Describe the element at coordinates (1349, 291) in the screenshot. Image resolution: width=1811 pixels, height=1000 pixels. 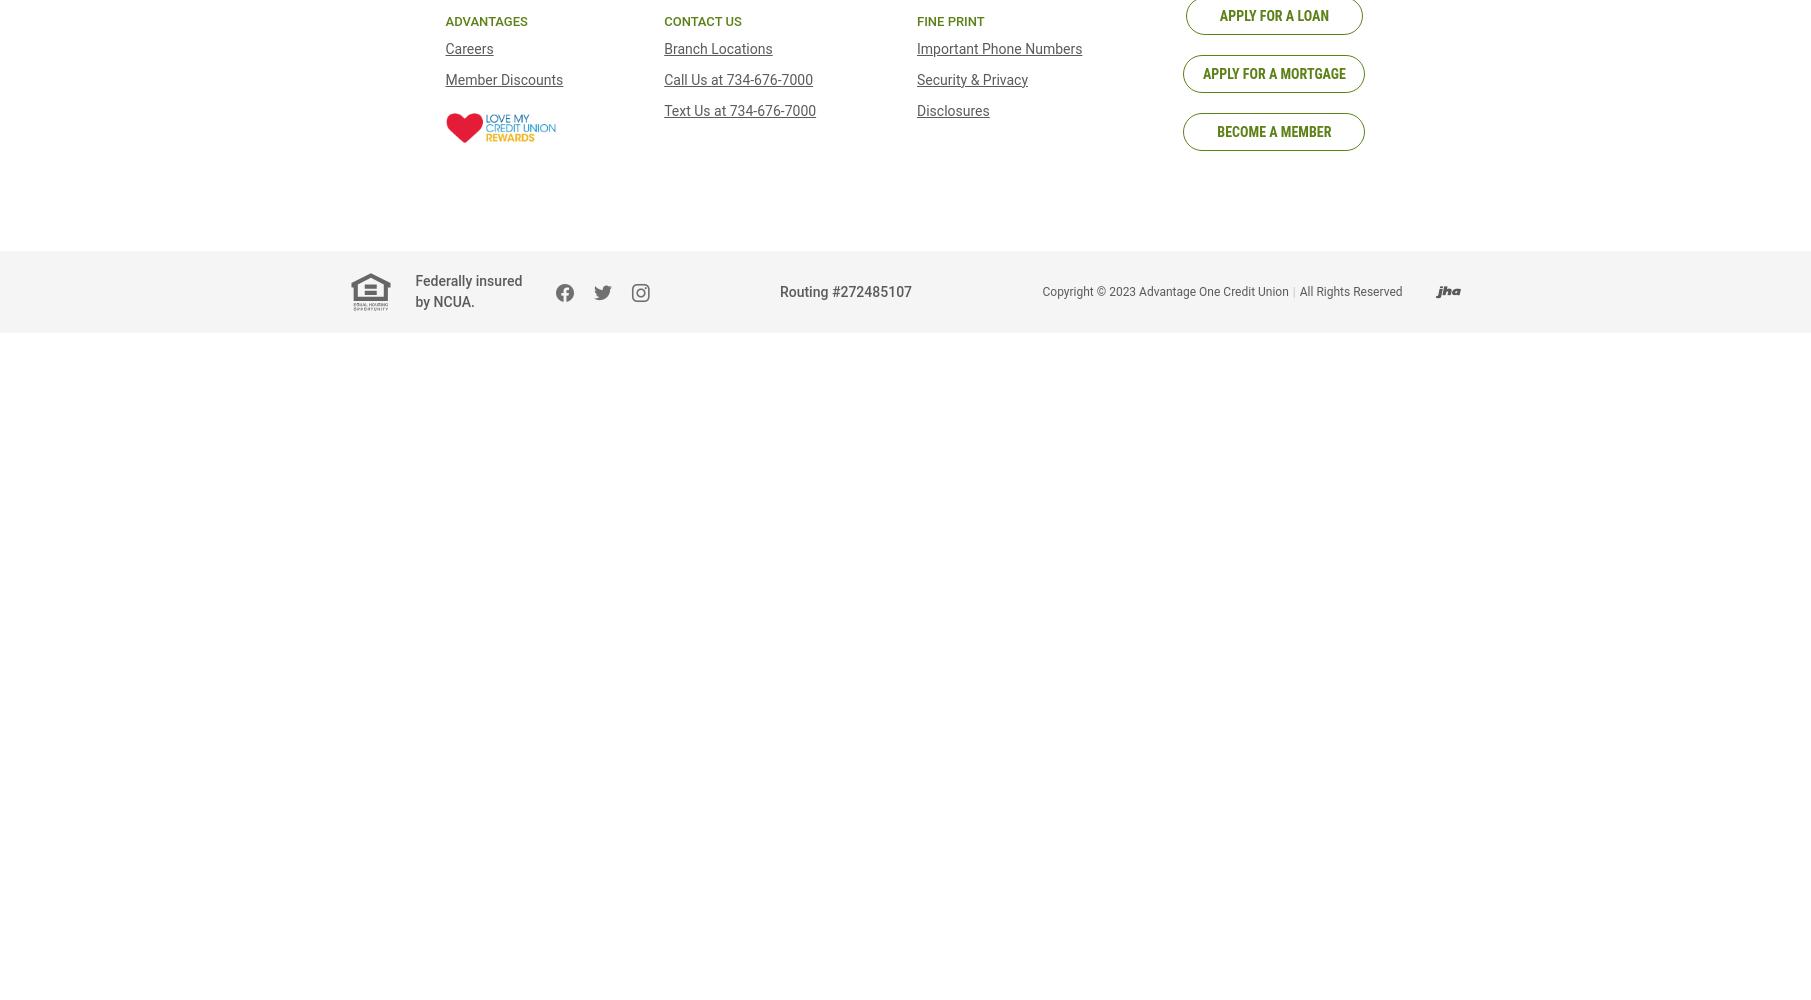
I see `'All Rights Reserved'` at that location.